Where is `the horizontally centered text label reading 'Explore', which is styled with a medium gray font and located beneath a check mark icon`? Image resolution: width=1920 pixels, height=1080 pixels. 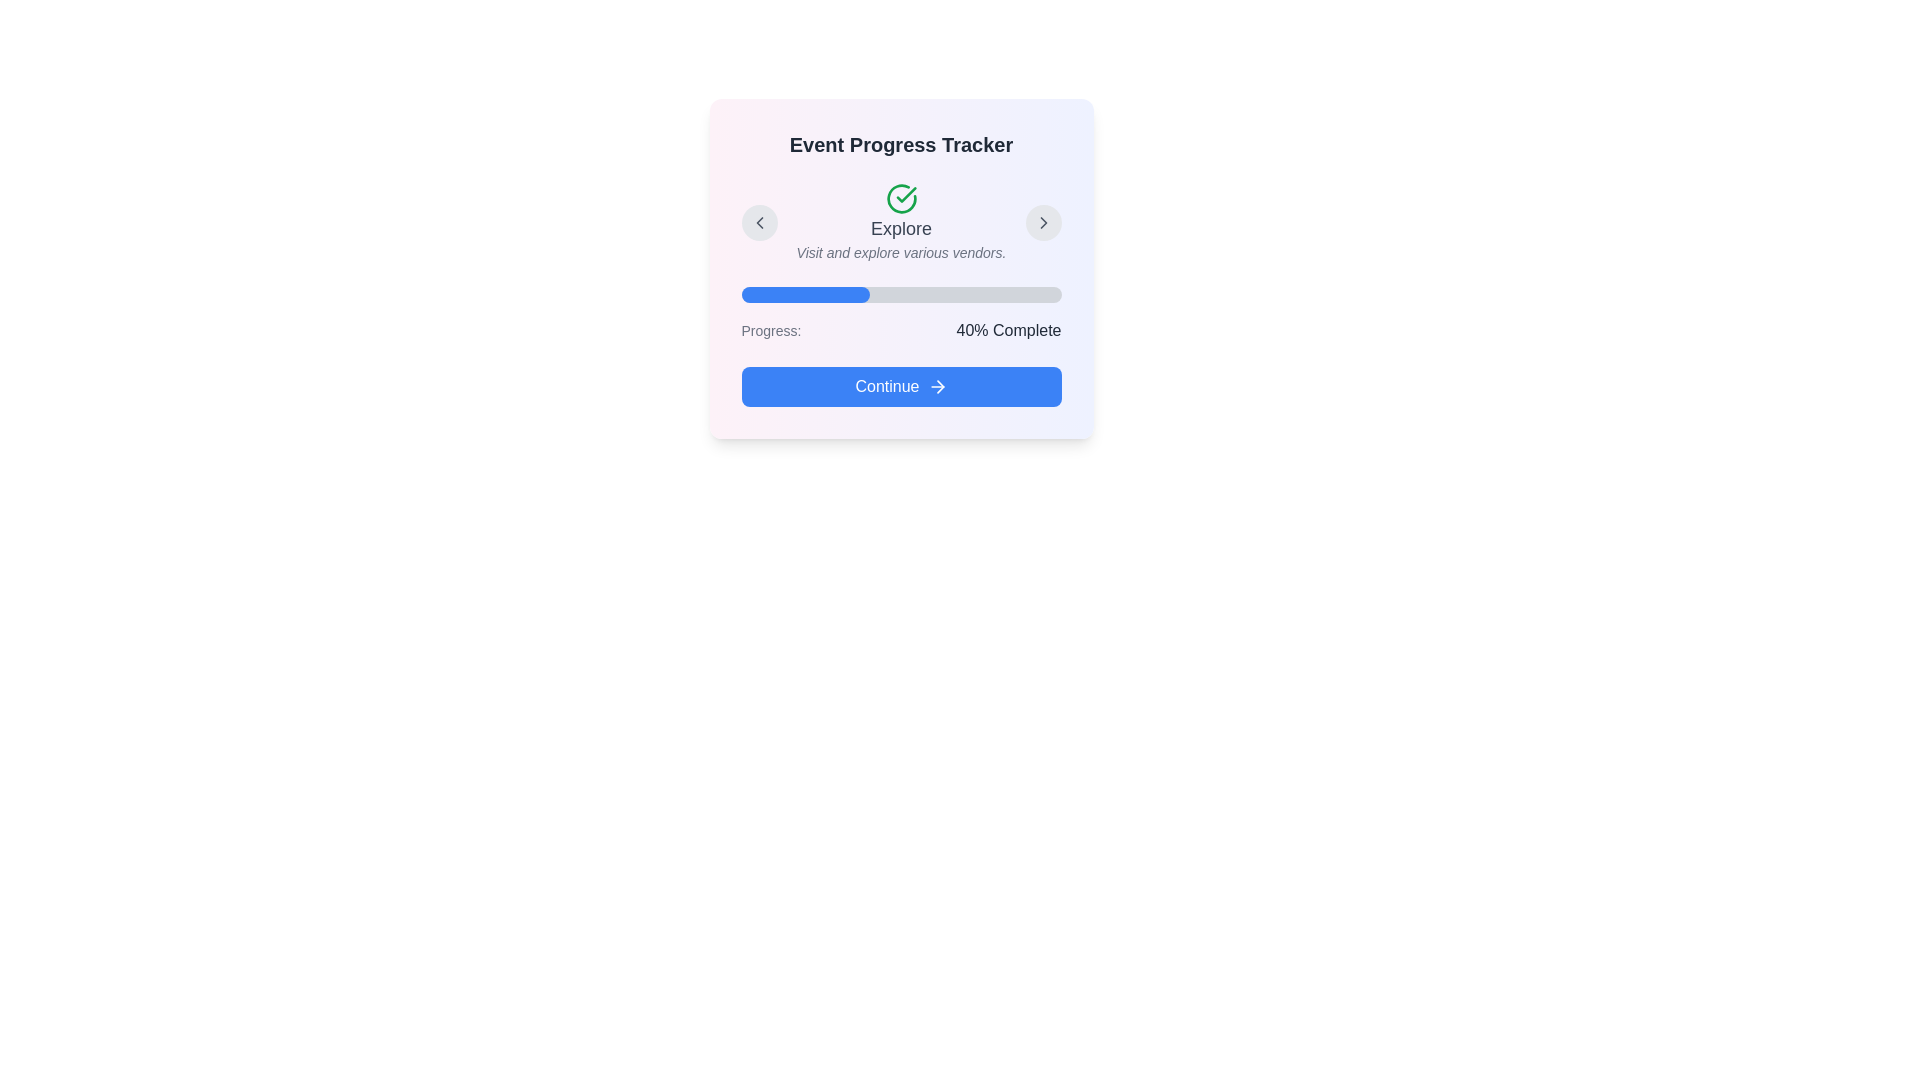 the horizontally centered text label reading 'Explore', which is styled with a medium gray font and located beneath a check mark icon is located at coordinates (900, 227).